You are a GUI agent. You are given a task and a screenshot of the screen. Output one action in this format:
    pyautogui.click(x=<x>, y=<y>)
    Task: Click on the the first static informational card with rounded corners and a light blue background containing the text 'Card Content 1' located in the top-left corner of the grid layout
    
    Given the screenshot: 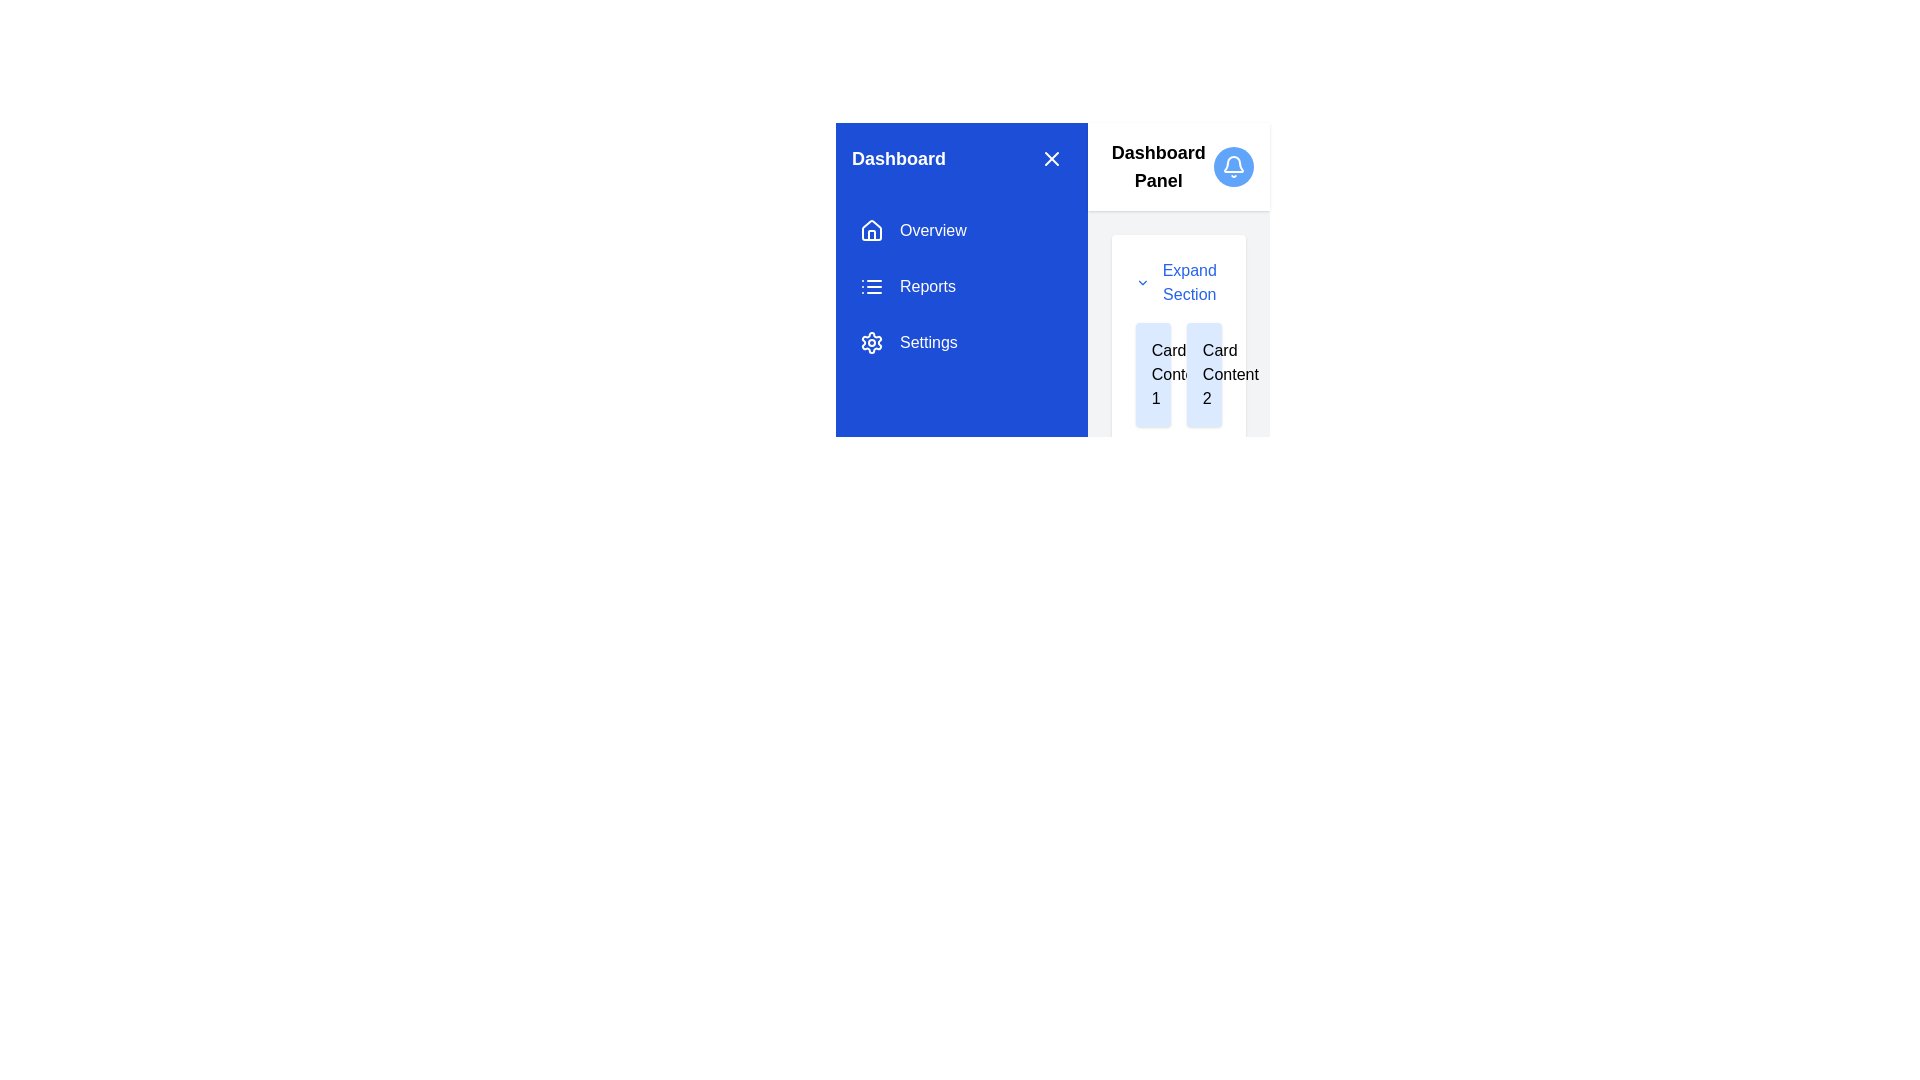 What is the action you would take?
    pyautogui.click(x=1153, y=374)
    